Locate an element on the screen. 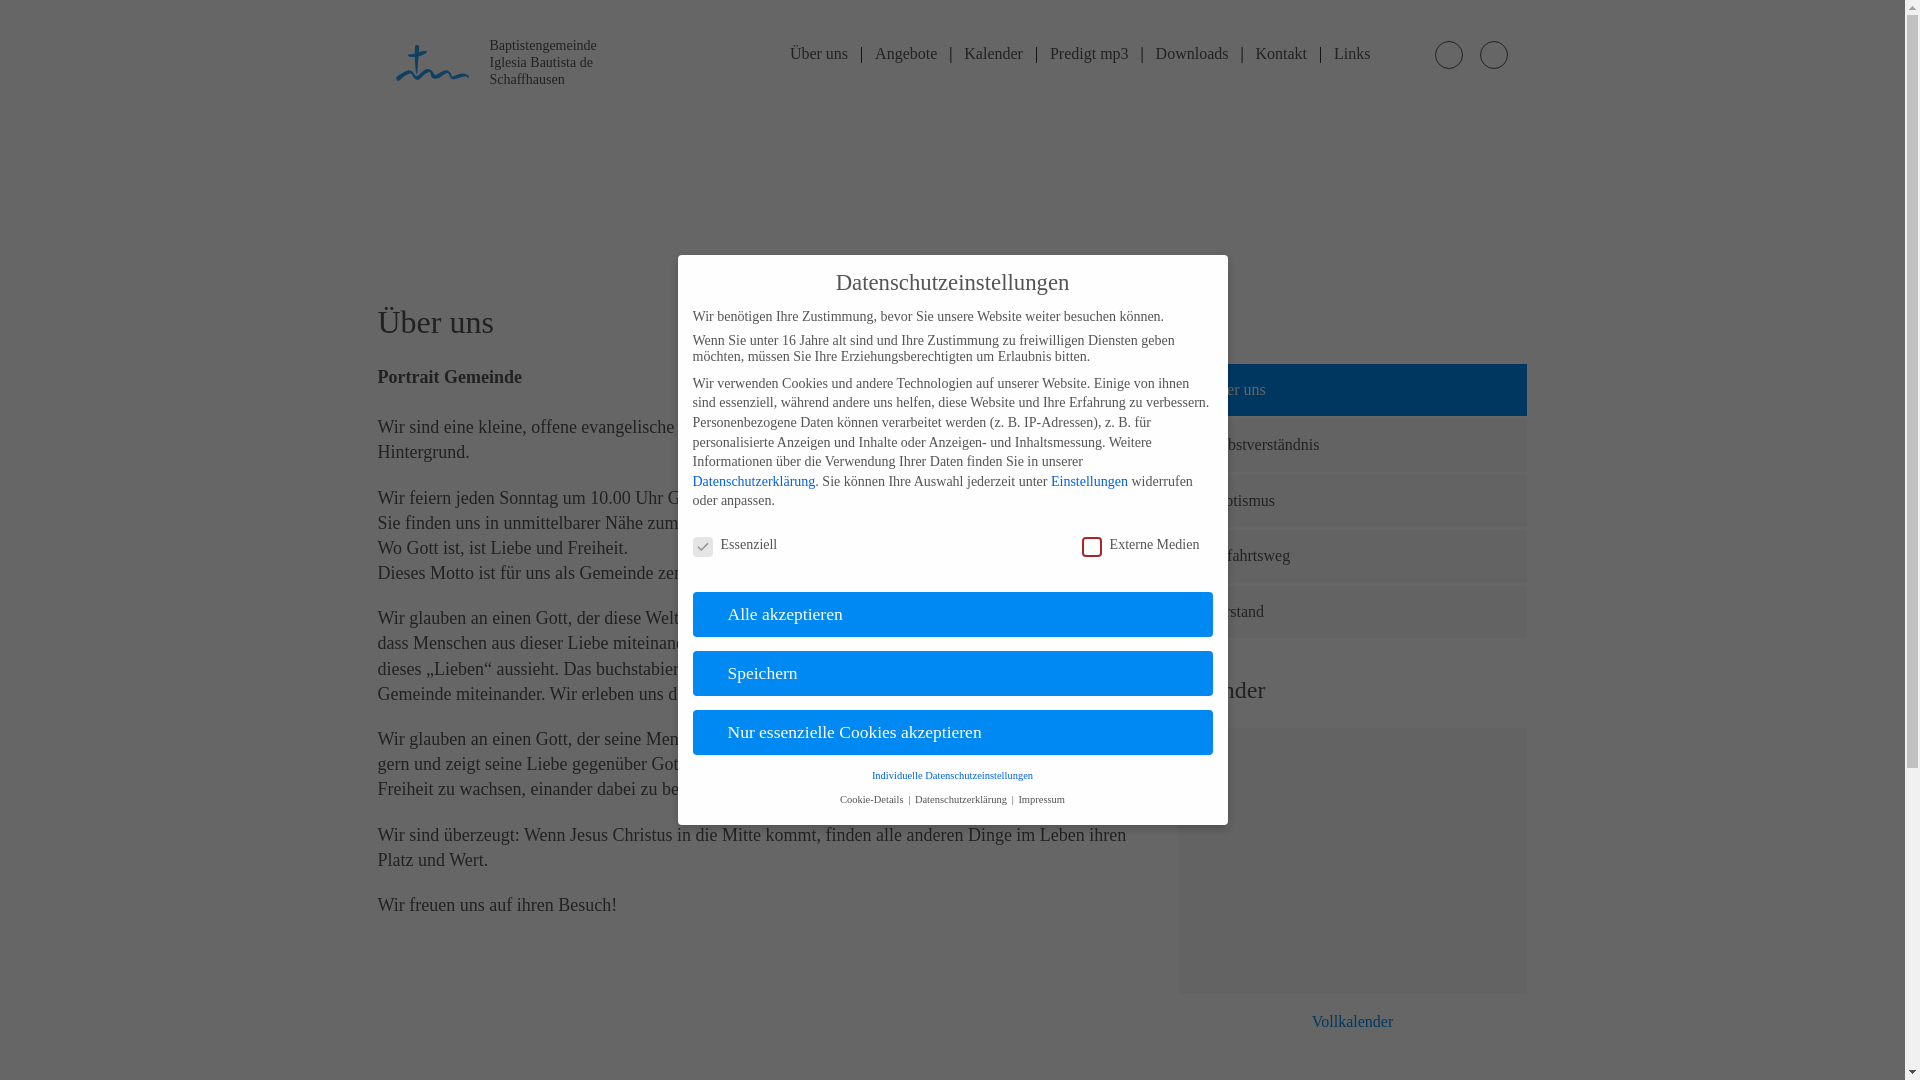  'Kontakt' is located at coordinates (1281, 52).